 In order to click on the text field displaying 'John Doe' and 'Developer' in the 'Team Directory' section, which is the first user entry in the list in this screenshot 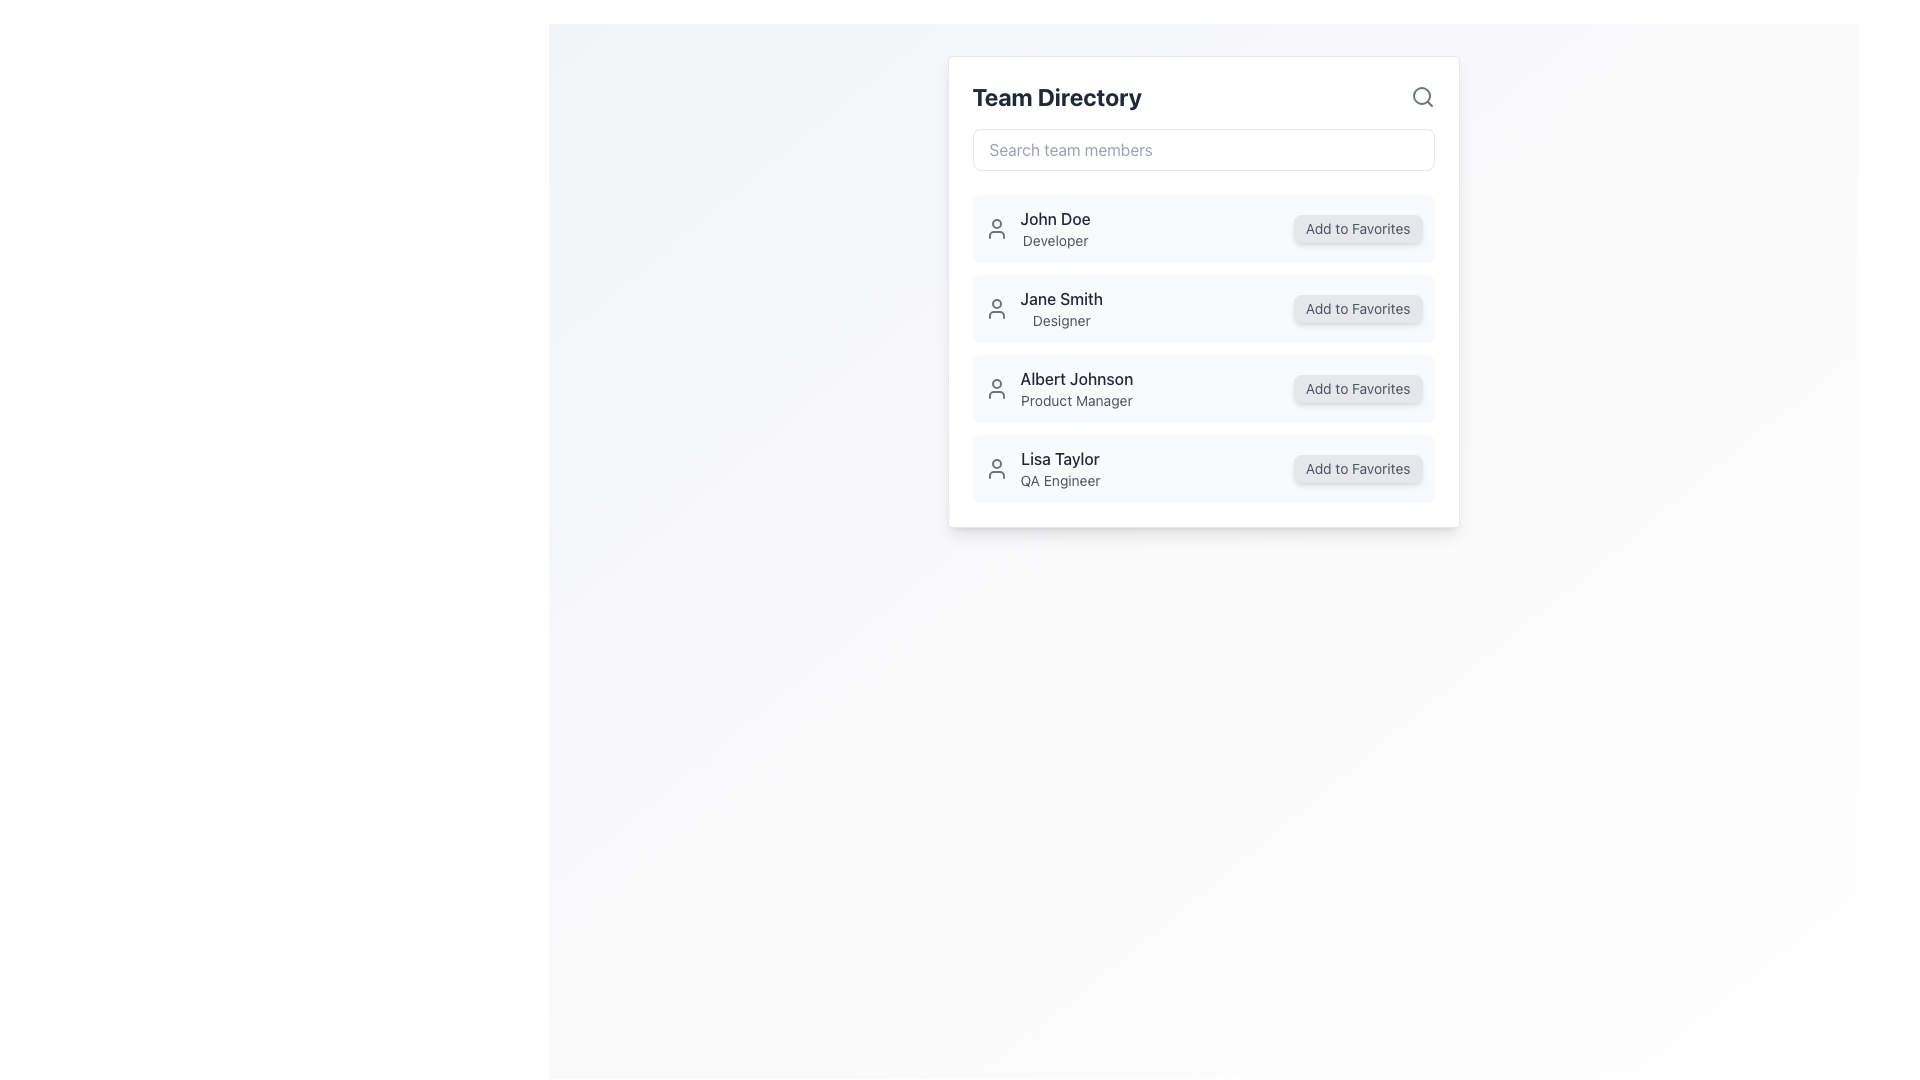, I will do `click(1054, 227)`.